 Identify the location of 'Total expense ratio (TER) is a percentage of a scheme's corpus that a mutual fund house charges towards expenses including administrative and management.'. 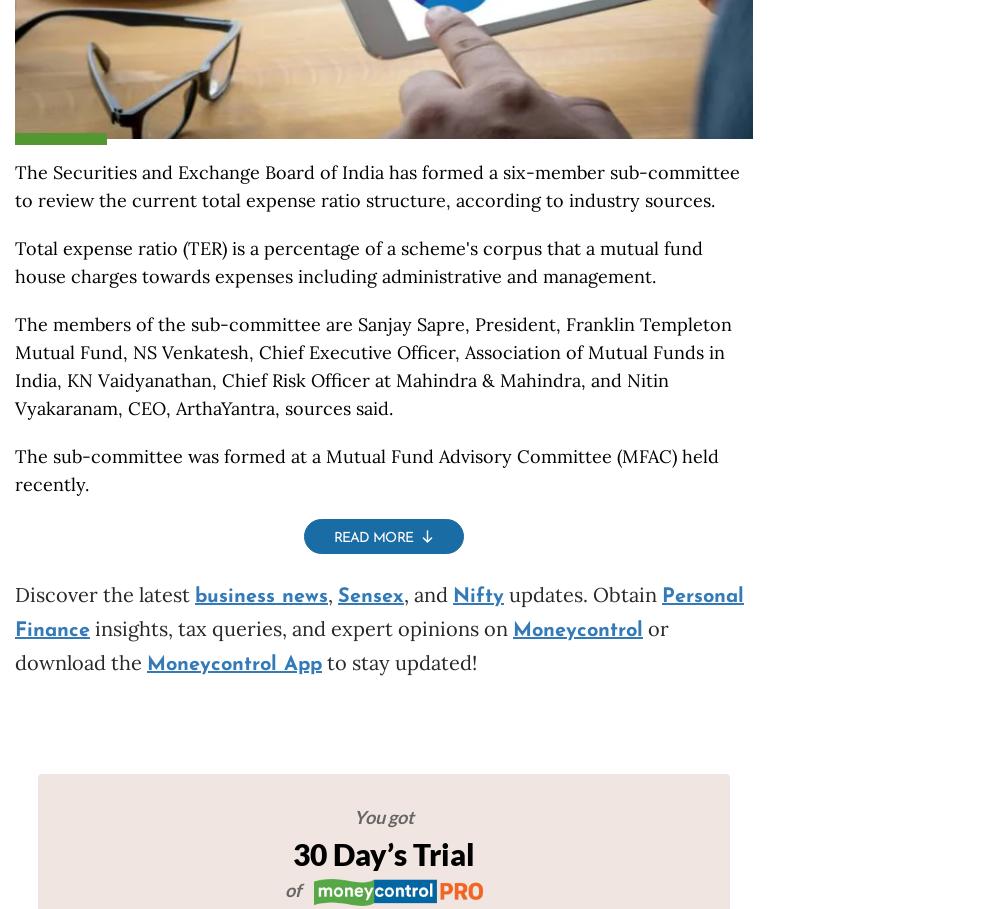
(14, 262).